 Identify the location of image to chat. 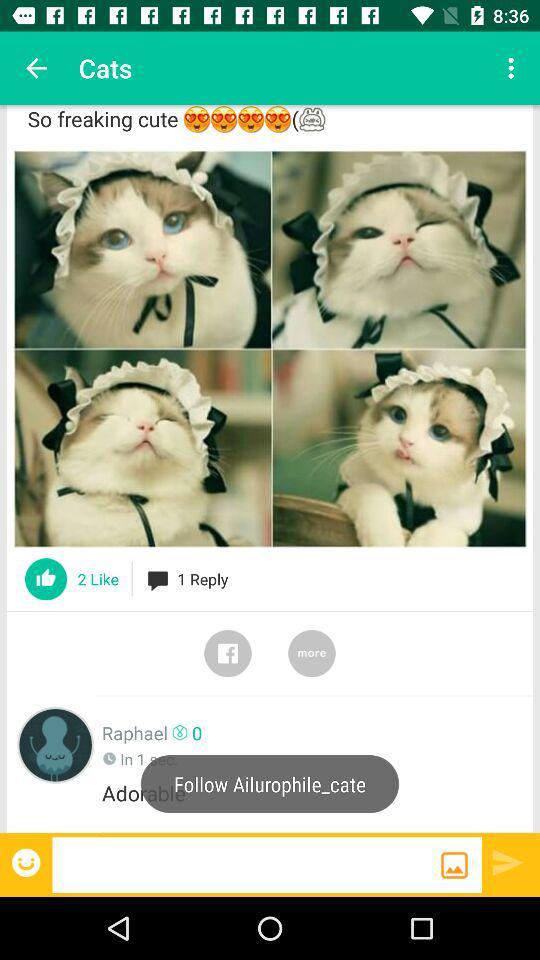
(454, 864).